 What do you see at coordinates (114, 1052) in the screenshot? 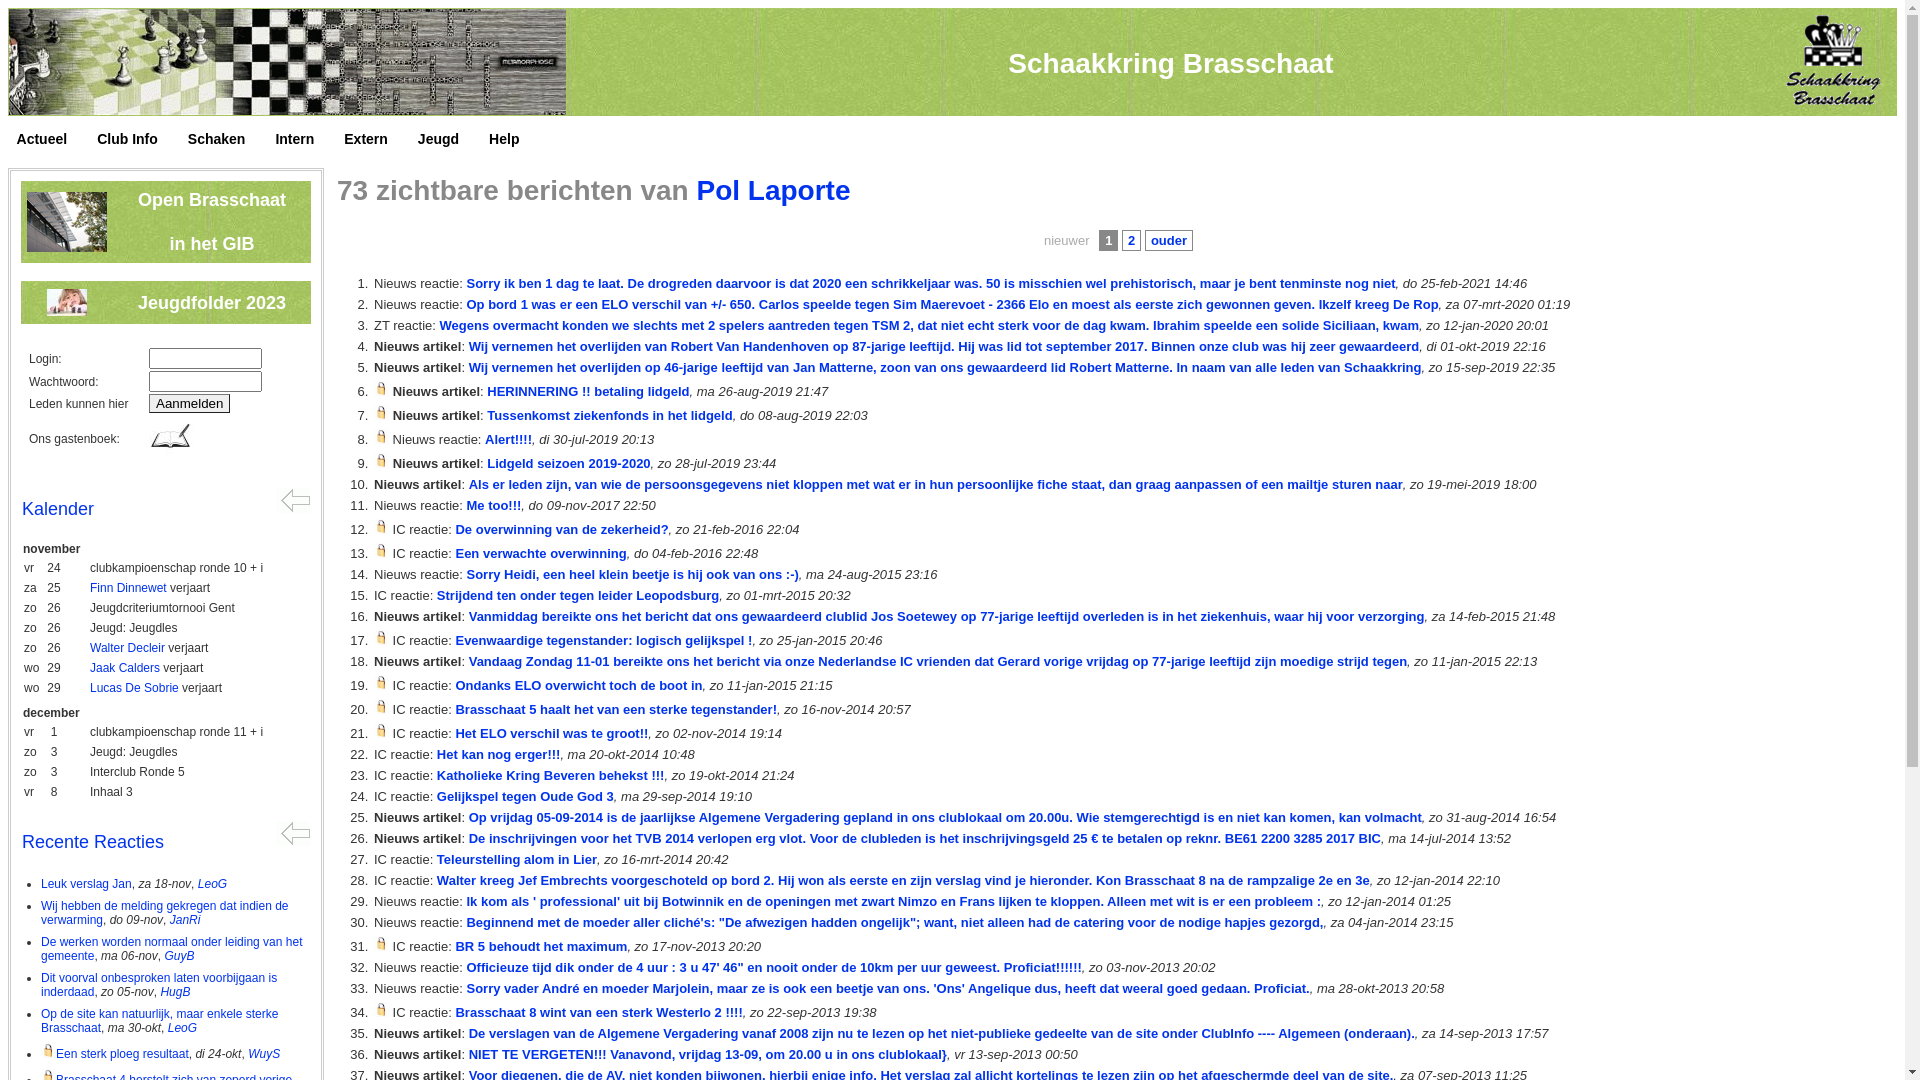
I see `'Een sterk ploeg resultaat'` at bounding box center [114, 1052].